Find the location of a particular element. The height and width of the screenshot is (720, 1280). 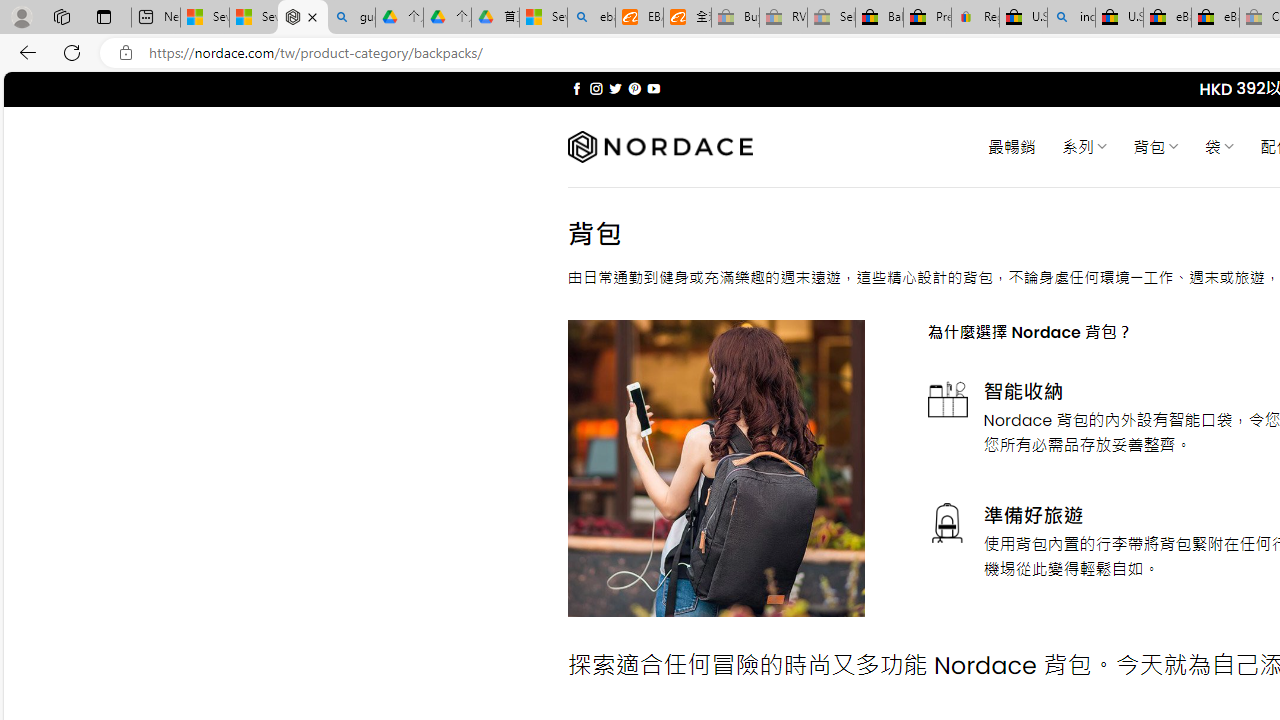

'Press Room - eBay Inc.' is located at coordinates (926, 17).